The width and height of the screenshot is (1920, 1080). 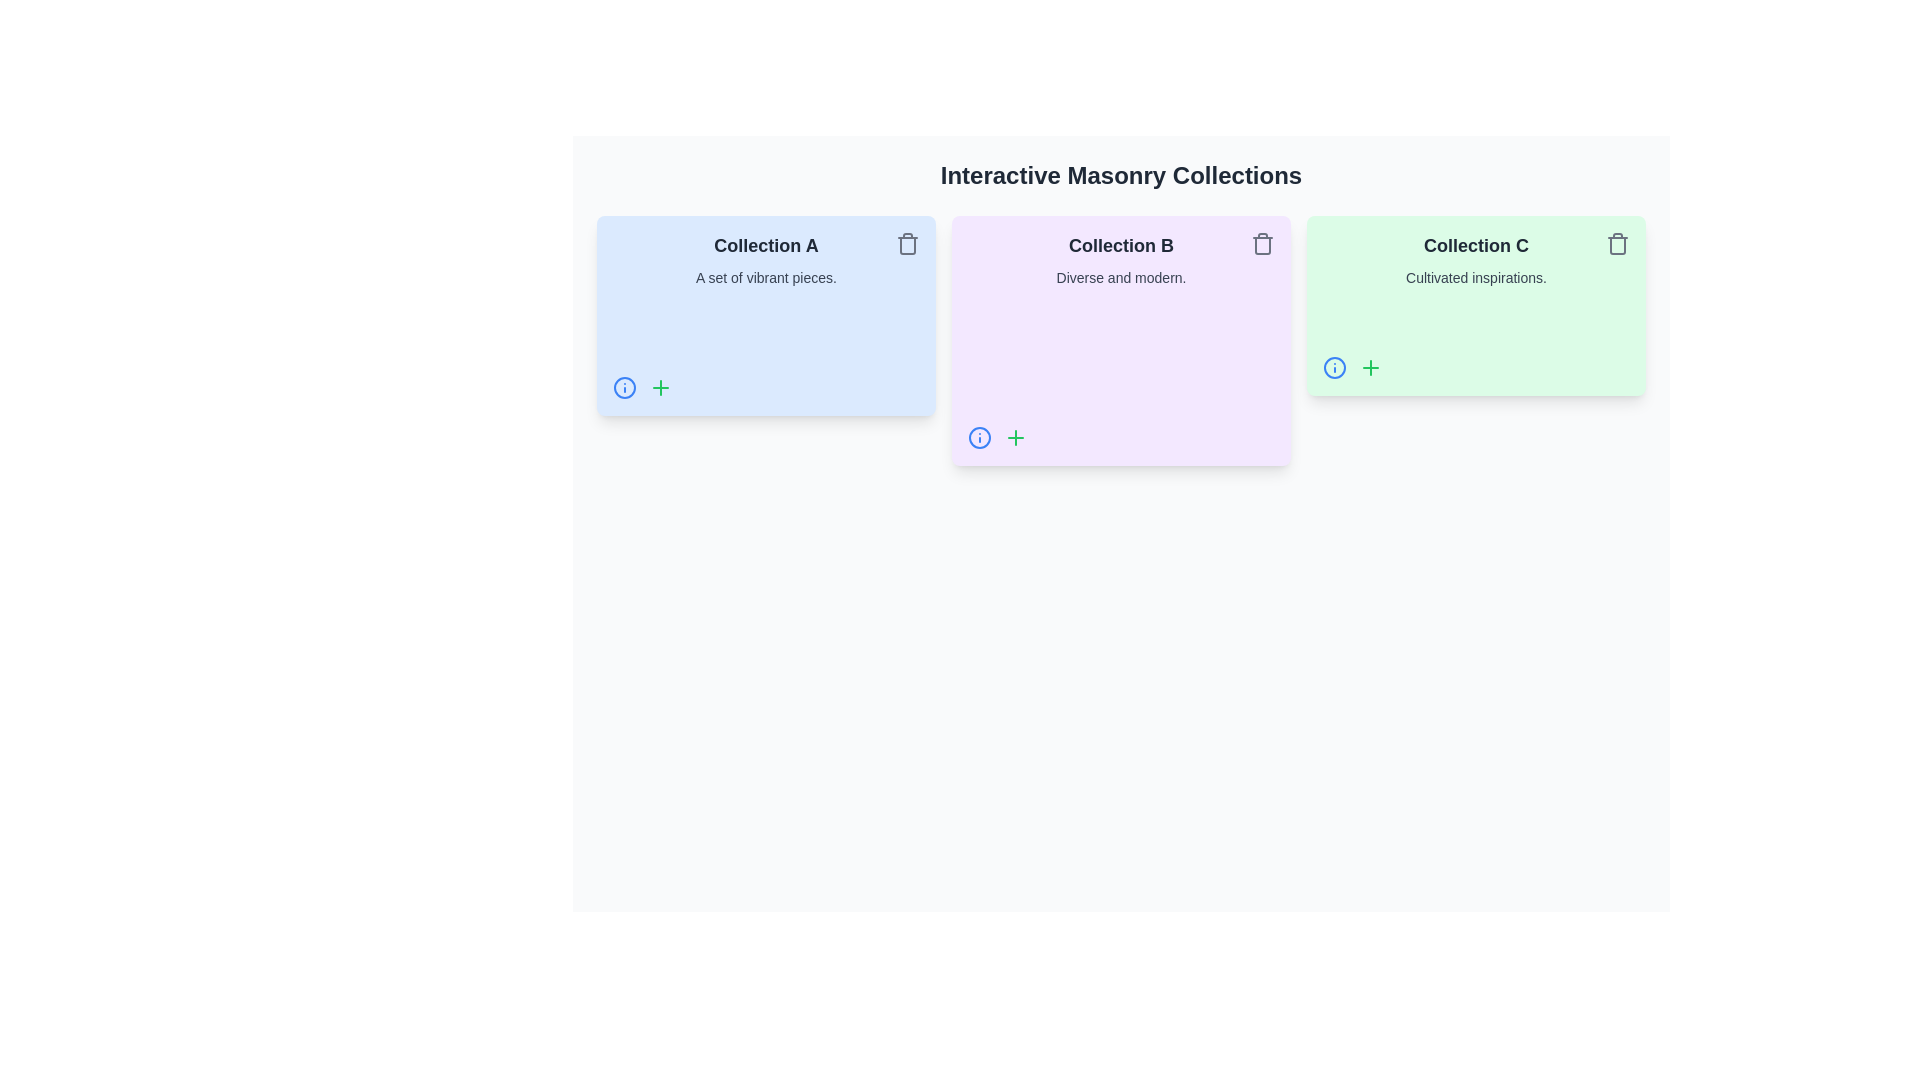 What do you see at coordinates (765, 245) in the screenshot?
I see `the text label reading 'Collection A', which is styled in bold dark gray and positioned at the top of the leftmost blue card` at bounding box center [765, 245].